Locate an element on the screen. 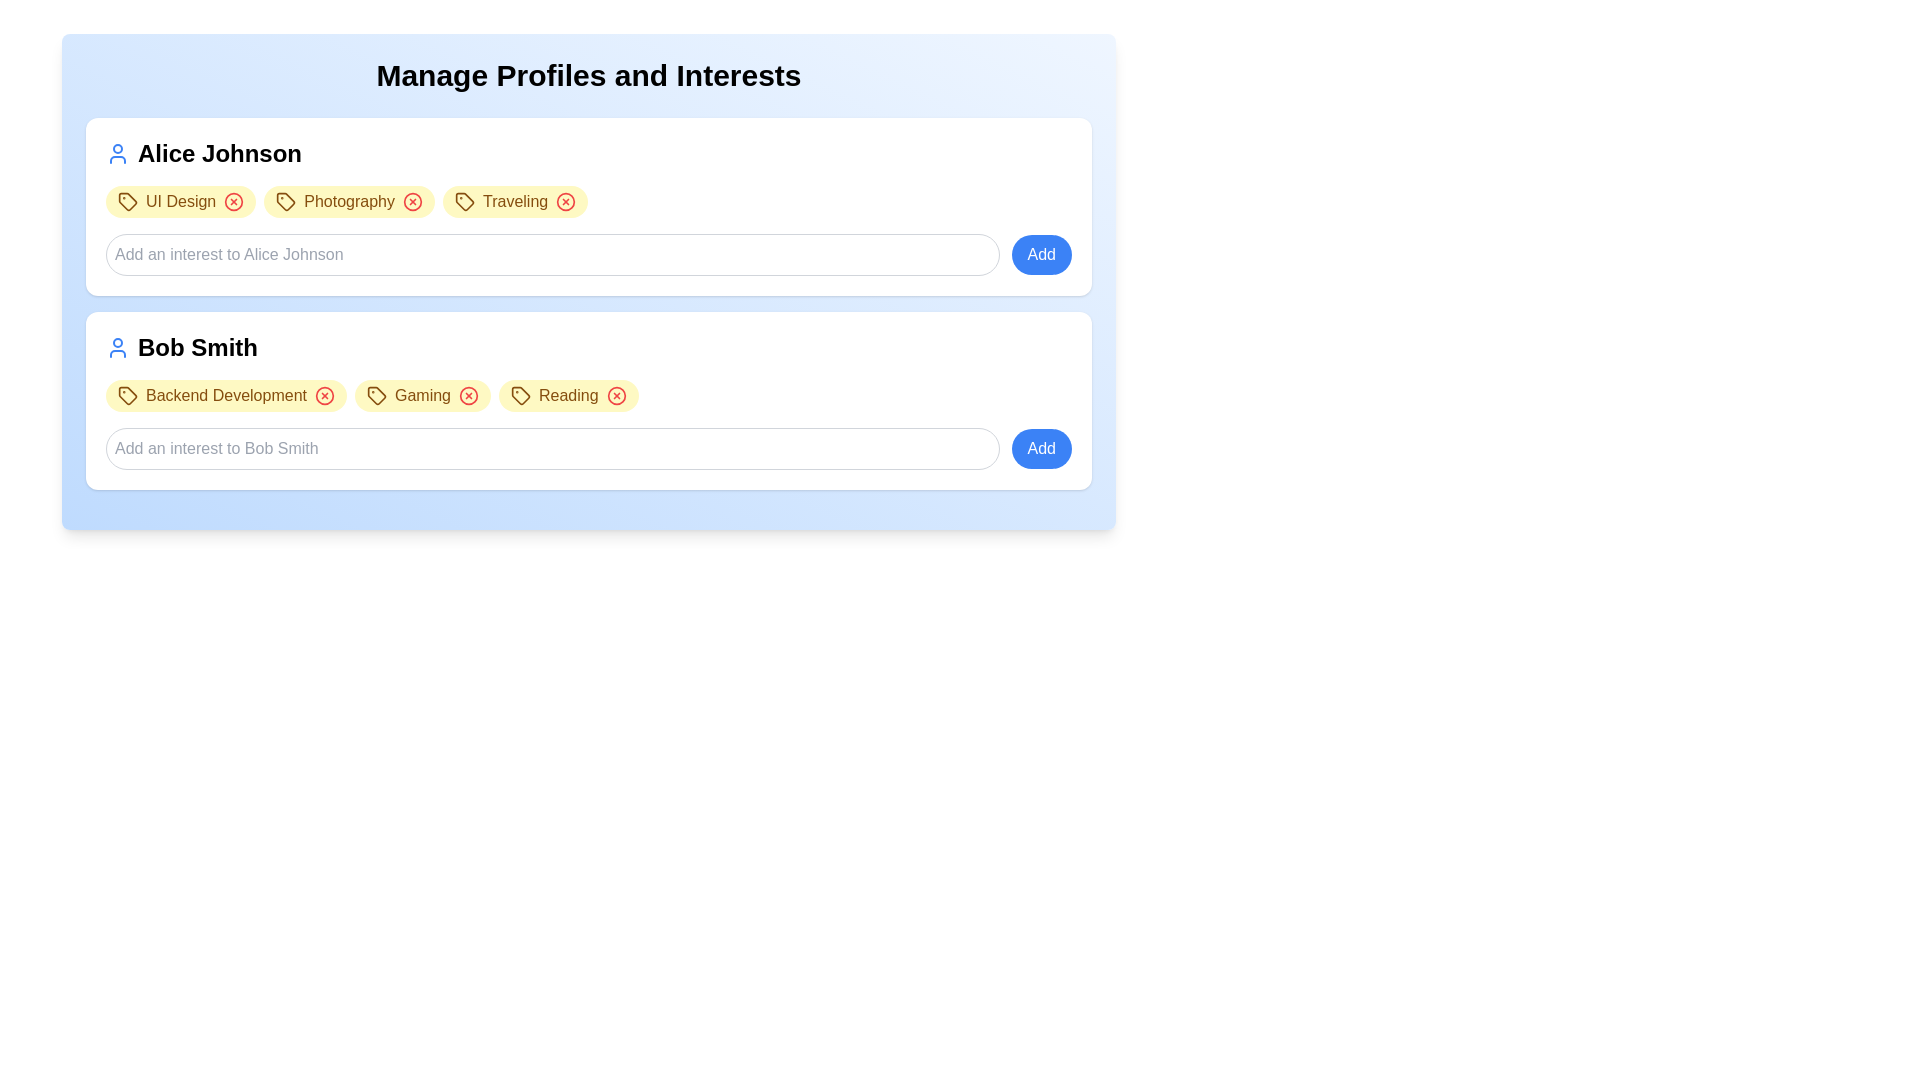 This screenshot has width=1920, height=1080. the button is located at coordinates (565, 201).